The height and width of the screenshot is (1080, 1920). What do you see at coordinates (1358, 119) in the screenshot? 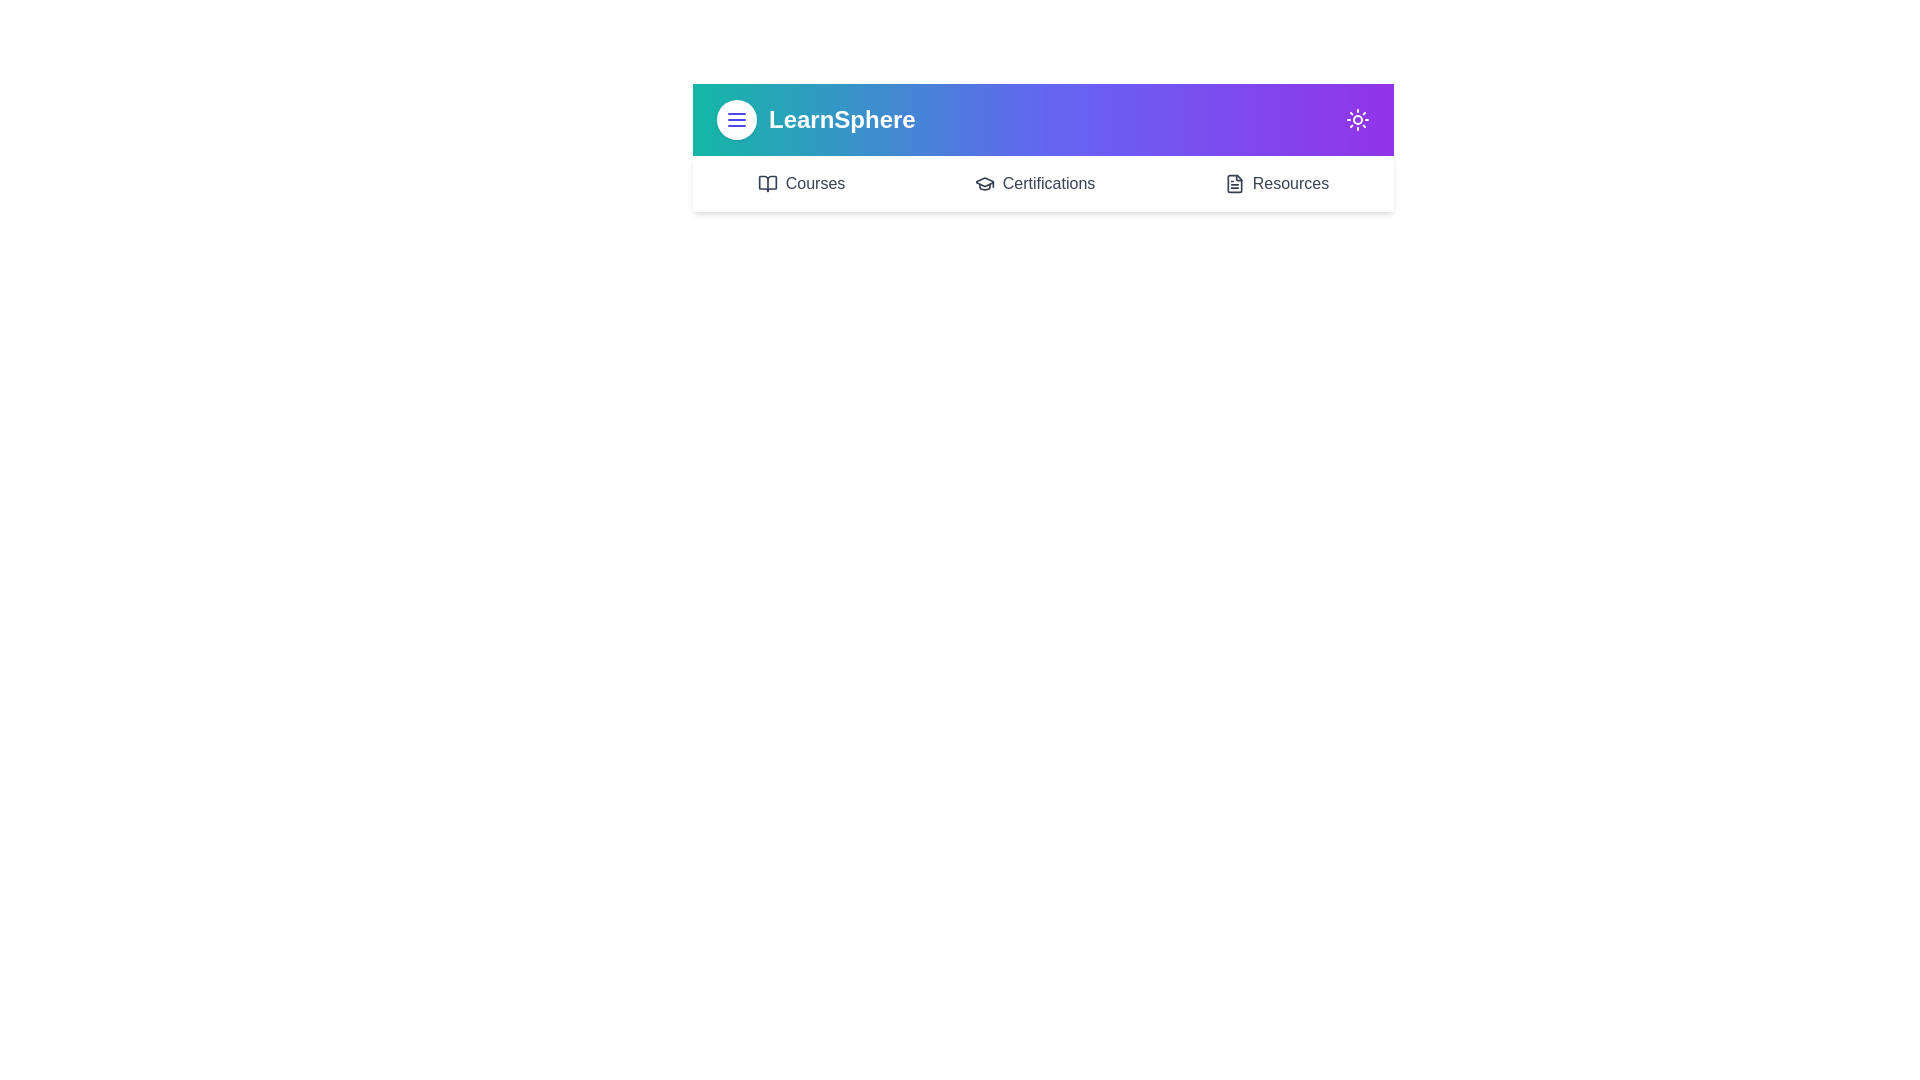
I see `the sun icon to toggle the theme` at bounding box center [1358, 119].